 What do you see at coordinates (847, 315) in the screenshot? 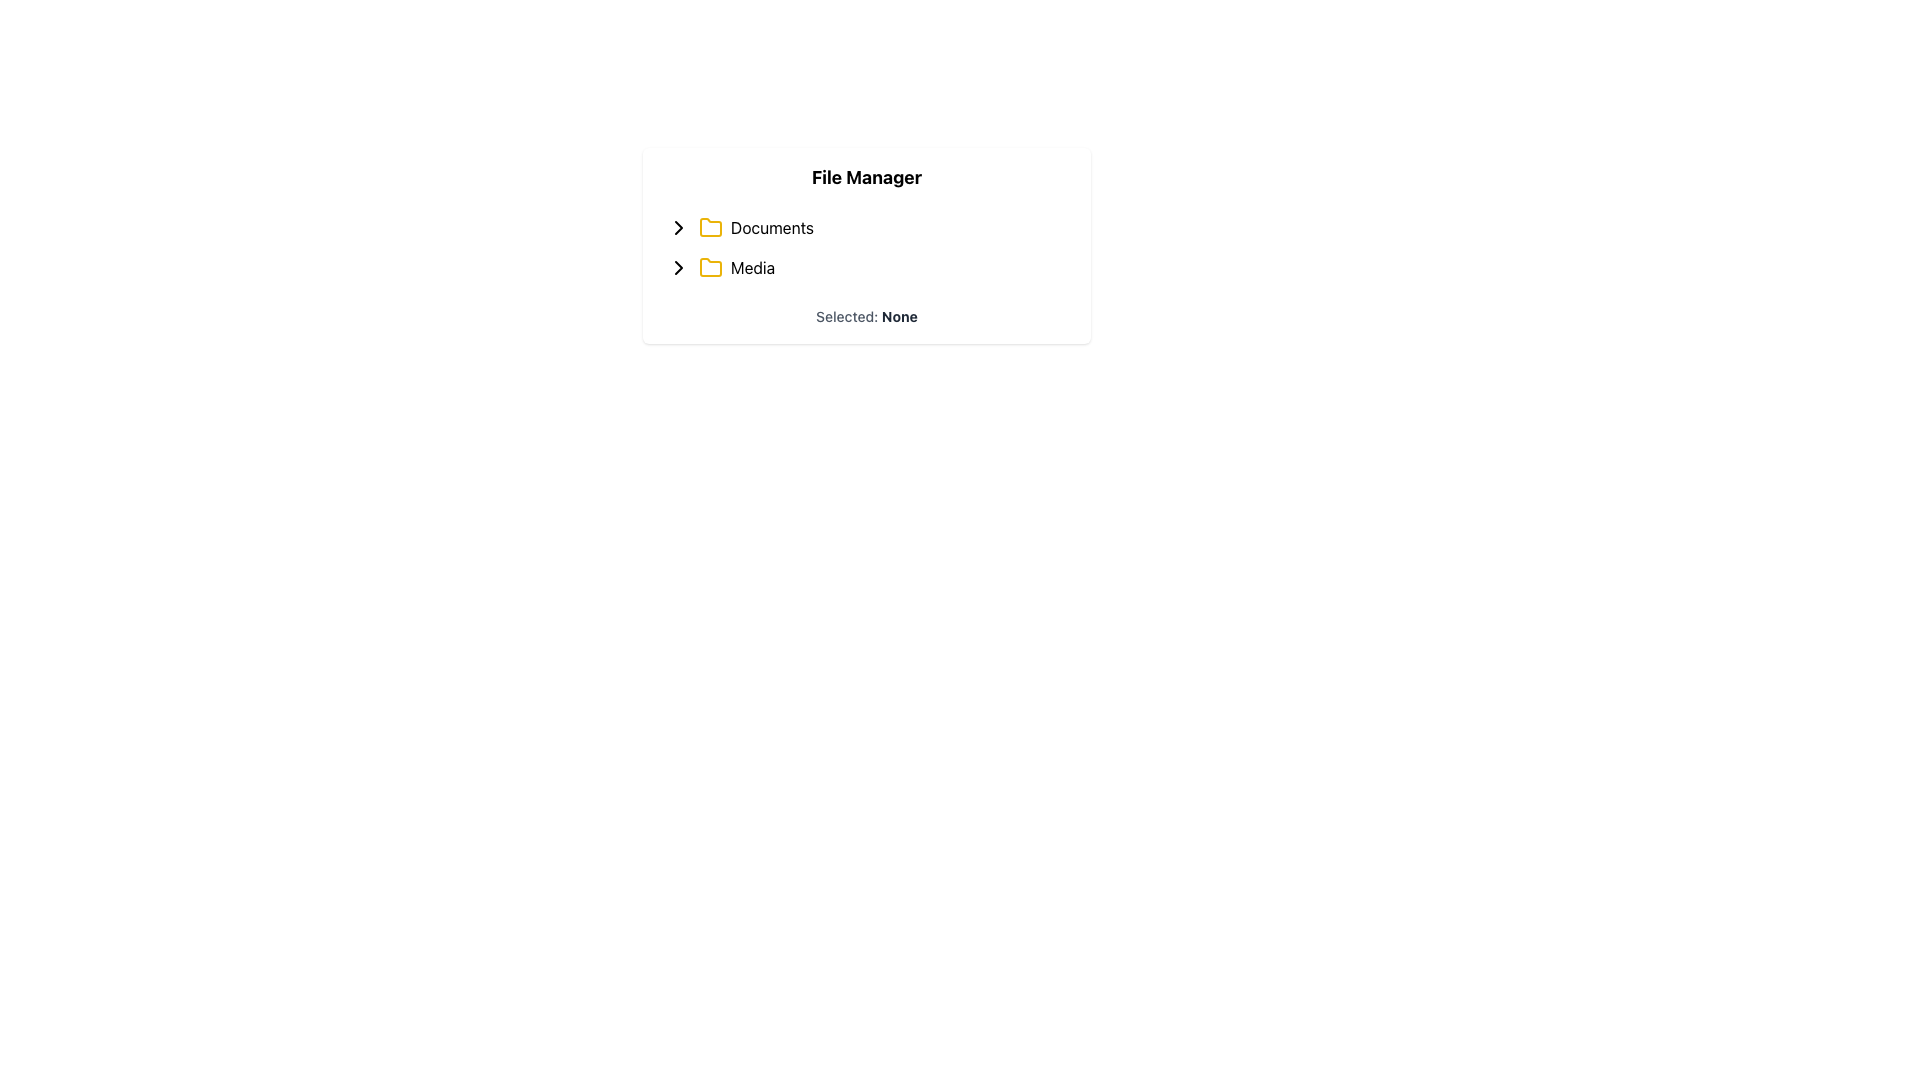
I see `the text label reading 'Selected:' located in the lower portion of the white card labeled 'File Manager'` at bounding box center [847, 315].